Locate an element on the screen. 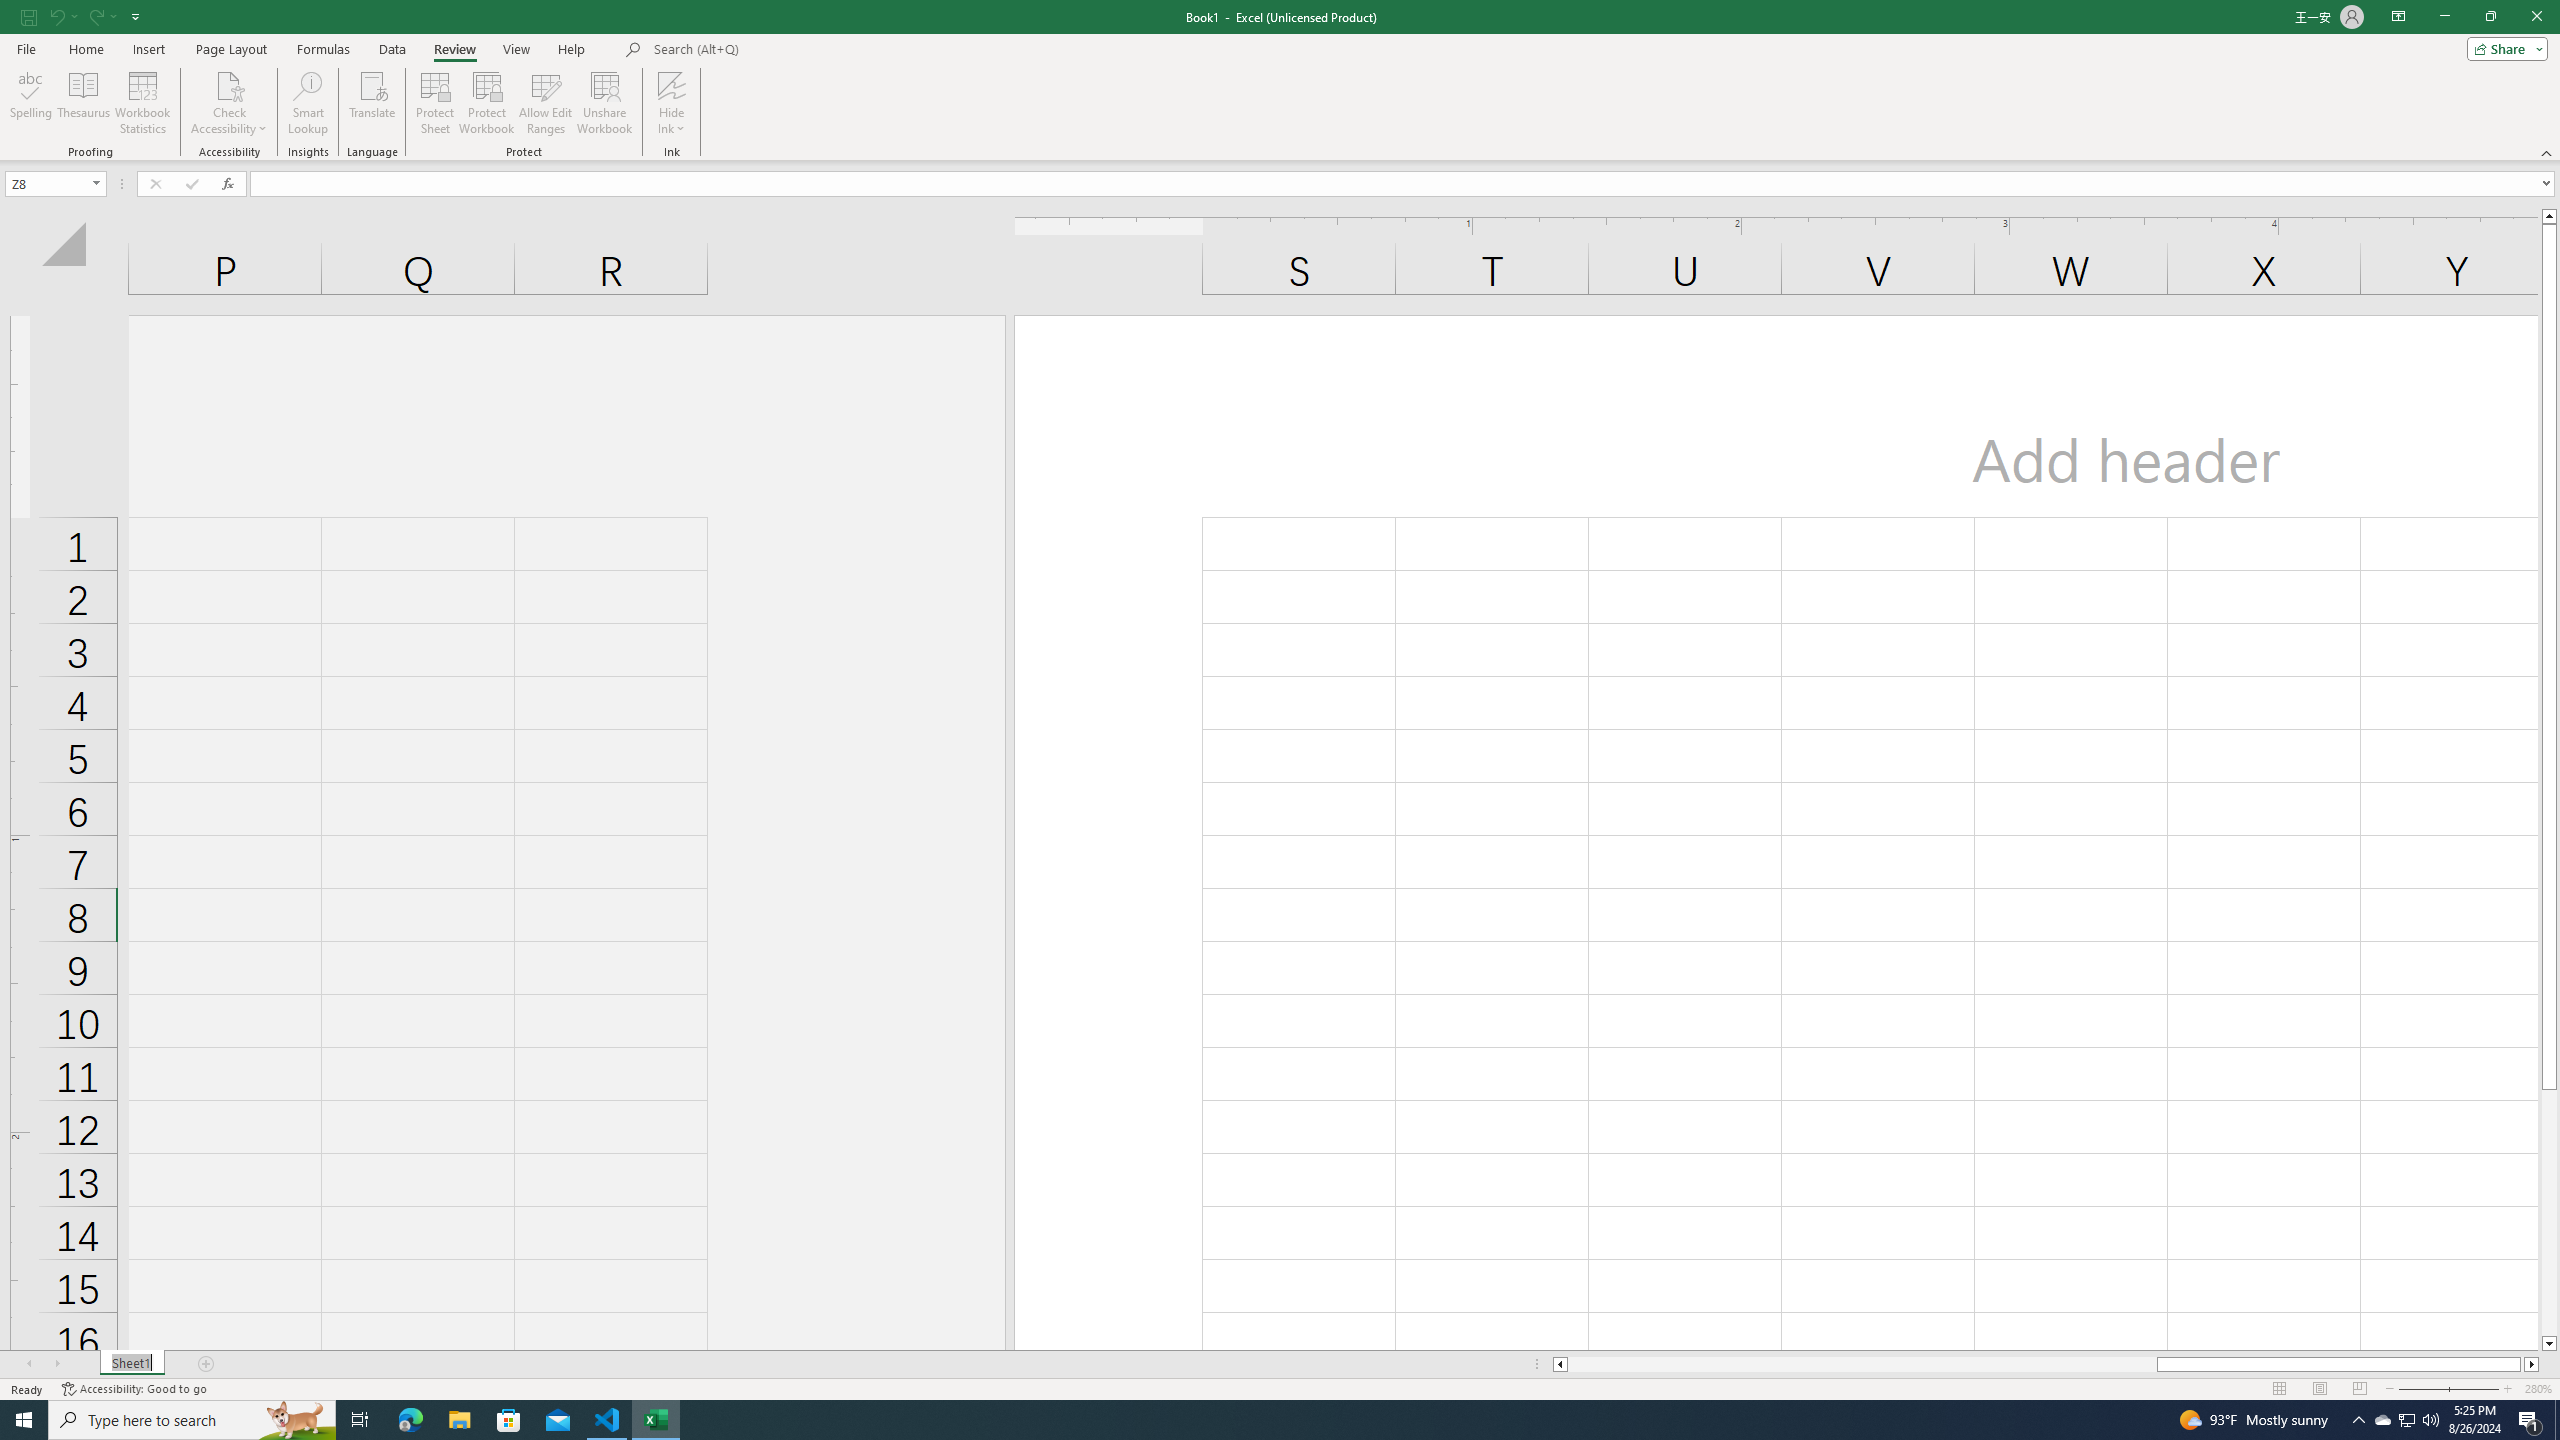 This screenshot has width=2560, height=1440. 'Customize Quick Access Toolbar' is located at coordinates (135, 15).